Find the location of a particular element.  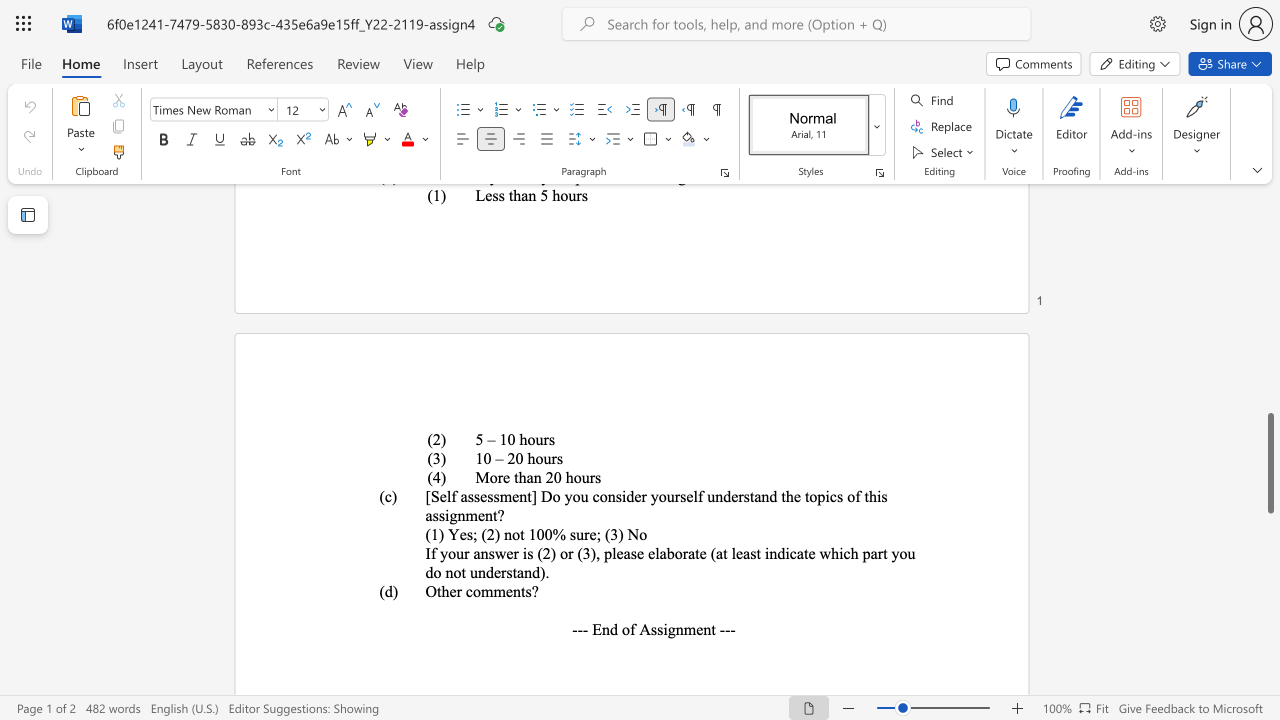

the subset text "urs" within the text "5 – 10 hours" is located at coordinates (535, 438).